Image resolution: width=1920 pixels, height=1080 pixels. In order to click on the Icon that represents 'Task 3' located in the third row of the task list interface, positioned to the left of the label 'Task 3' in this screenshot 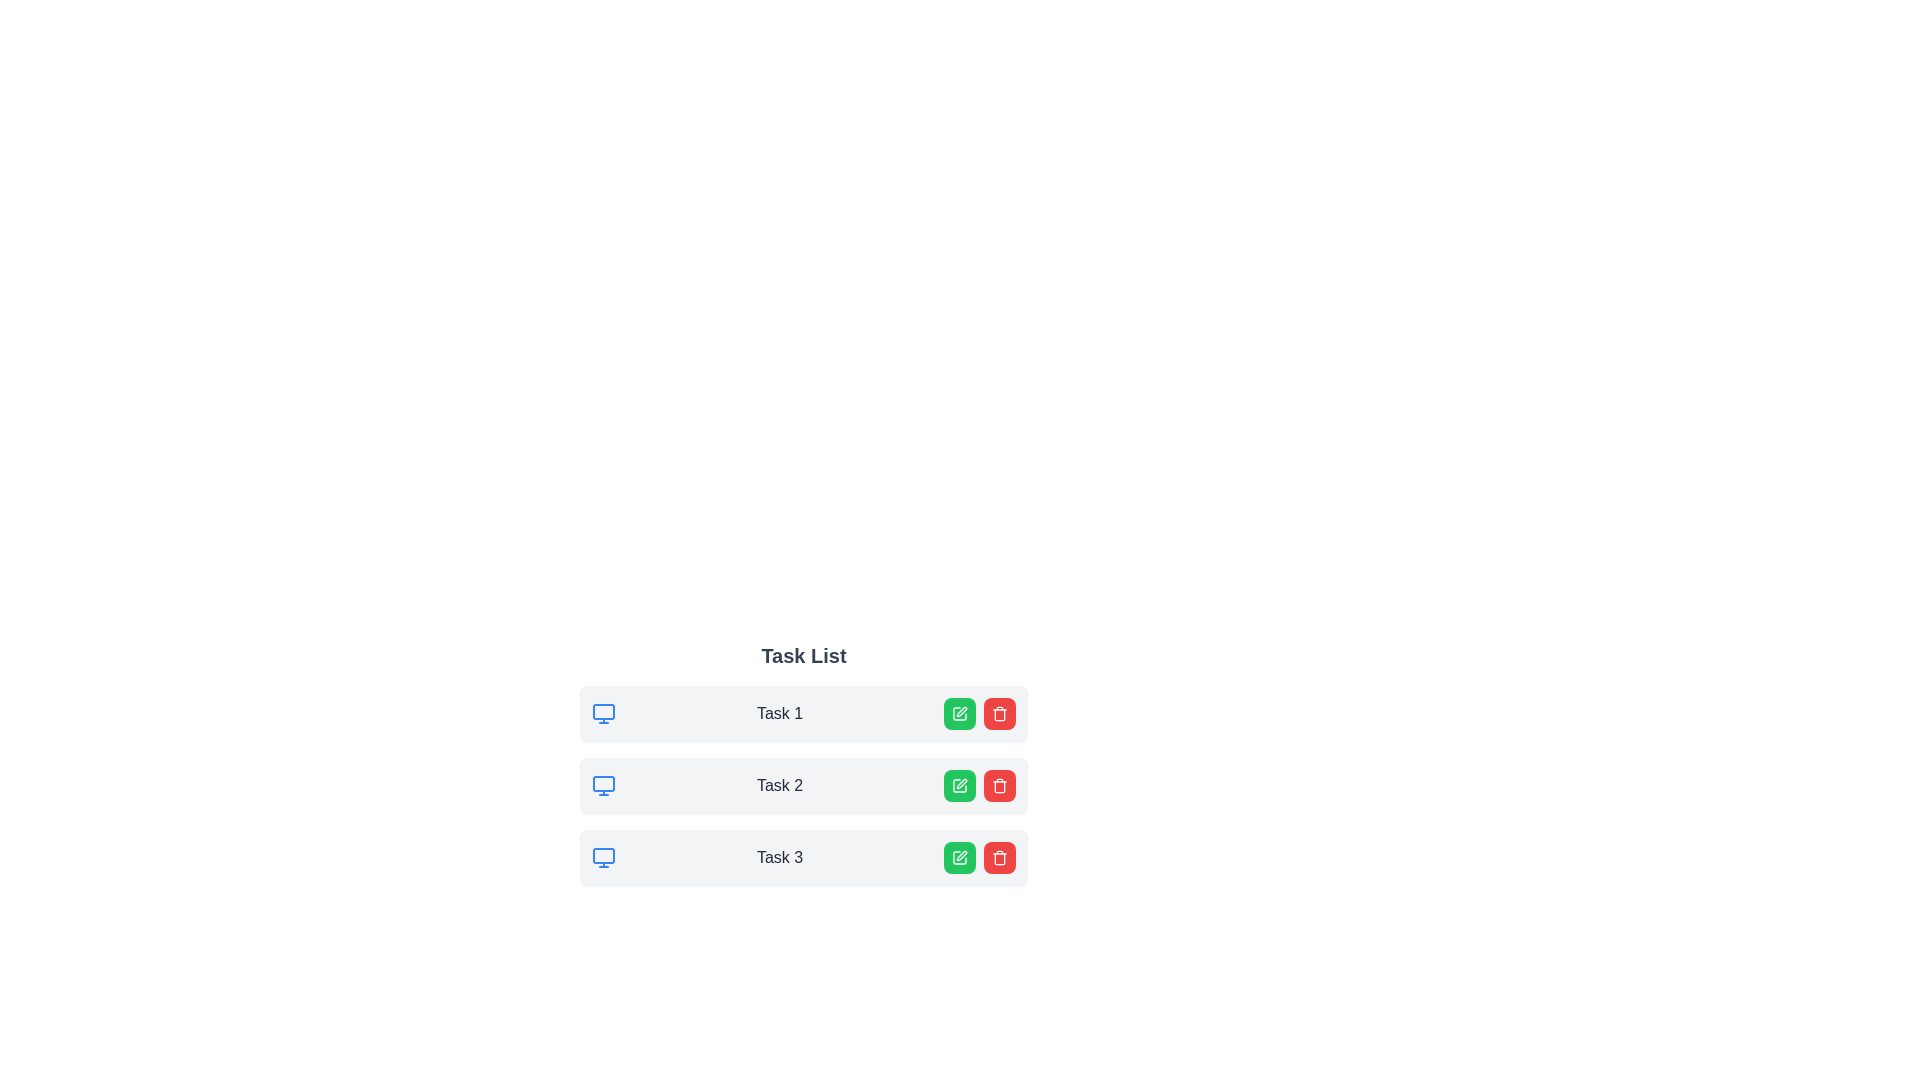, I will do `click(603, 856)`.